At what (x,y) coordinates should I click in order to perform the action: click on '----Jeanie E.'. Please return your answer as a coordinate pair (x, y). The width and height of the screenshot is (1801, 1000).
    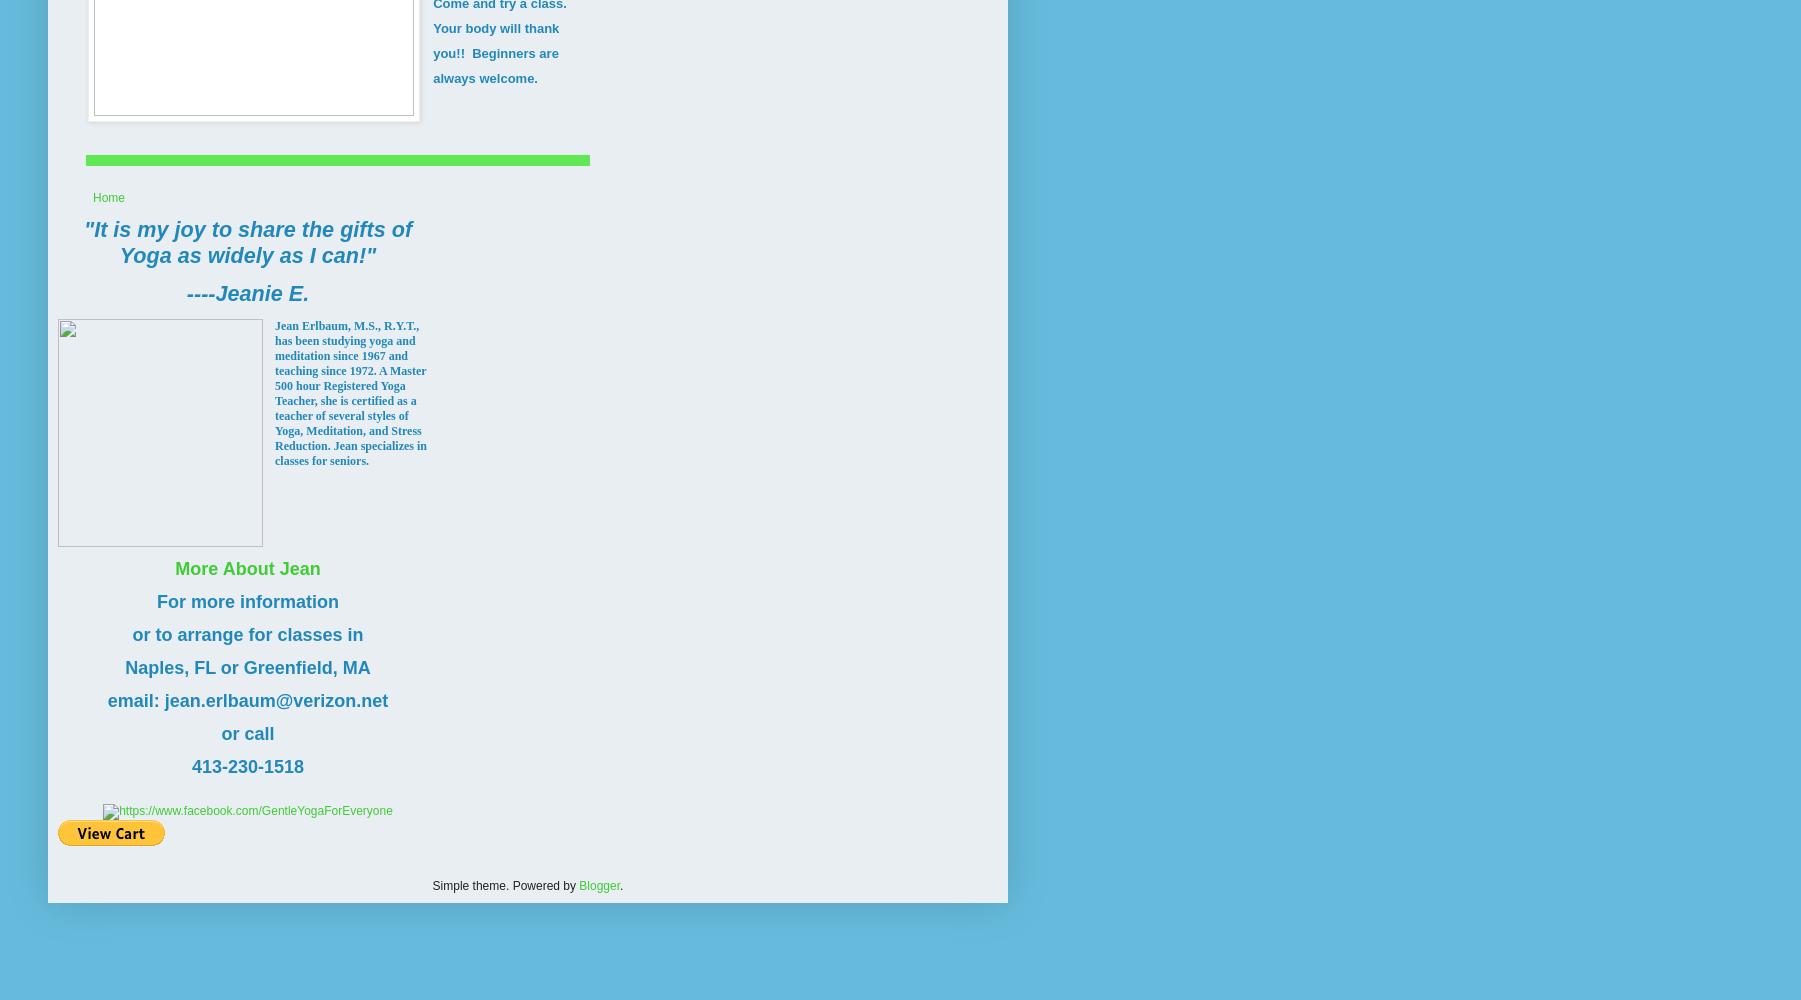
    Looking at the image, I should click on (246, 292).